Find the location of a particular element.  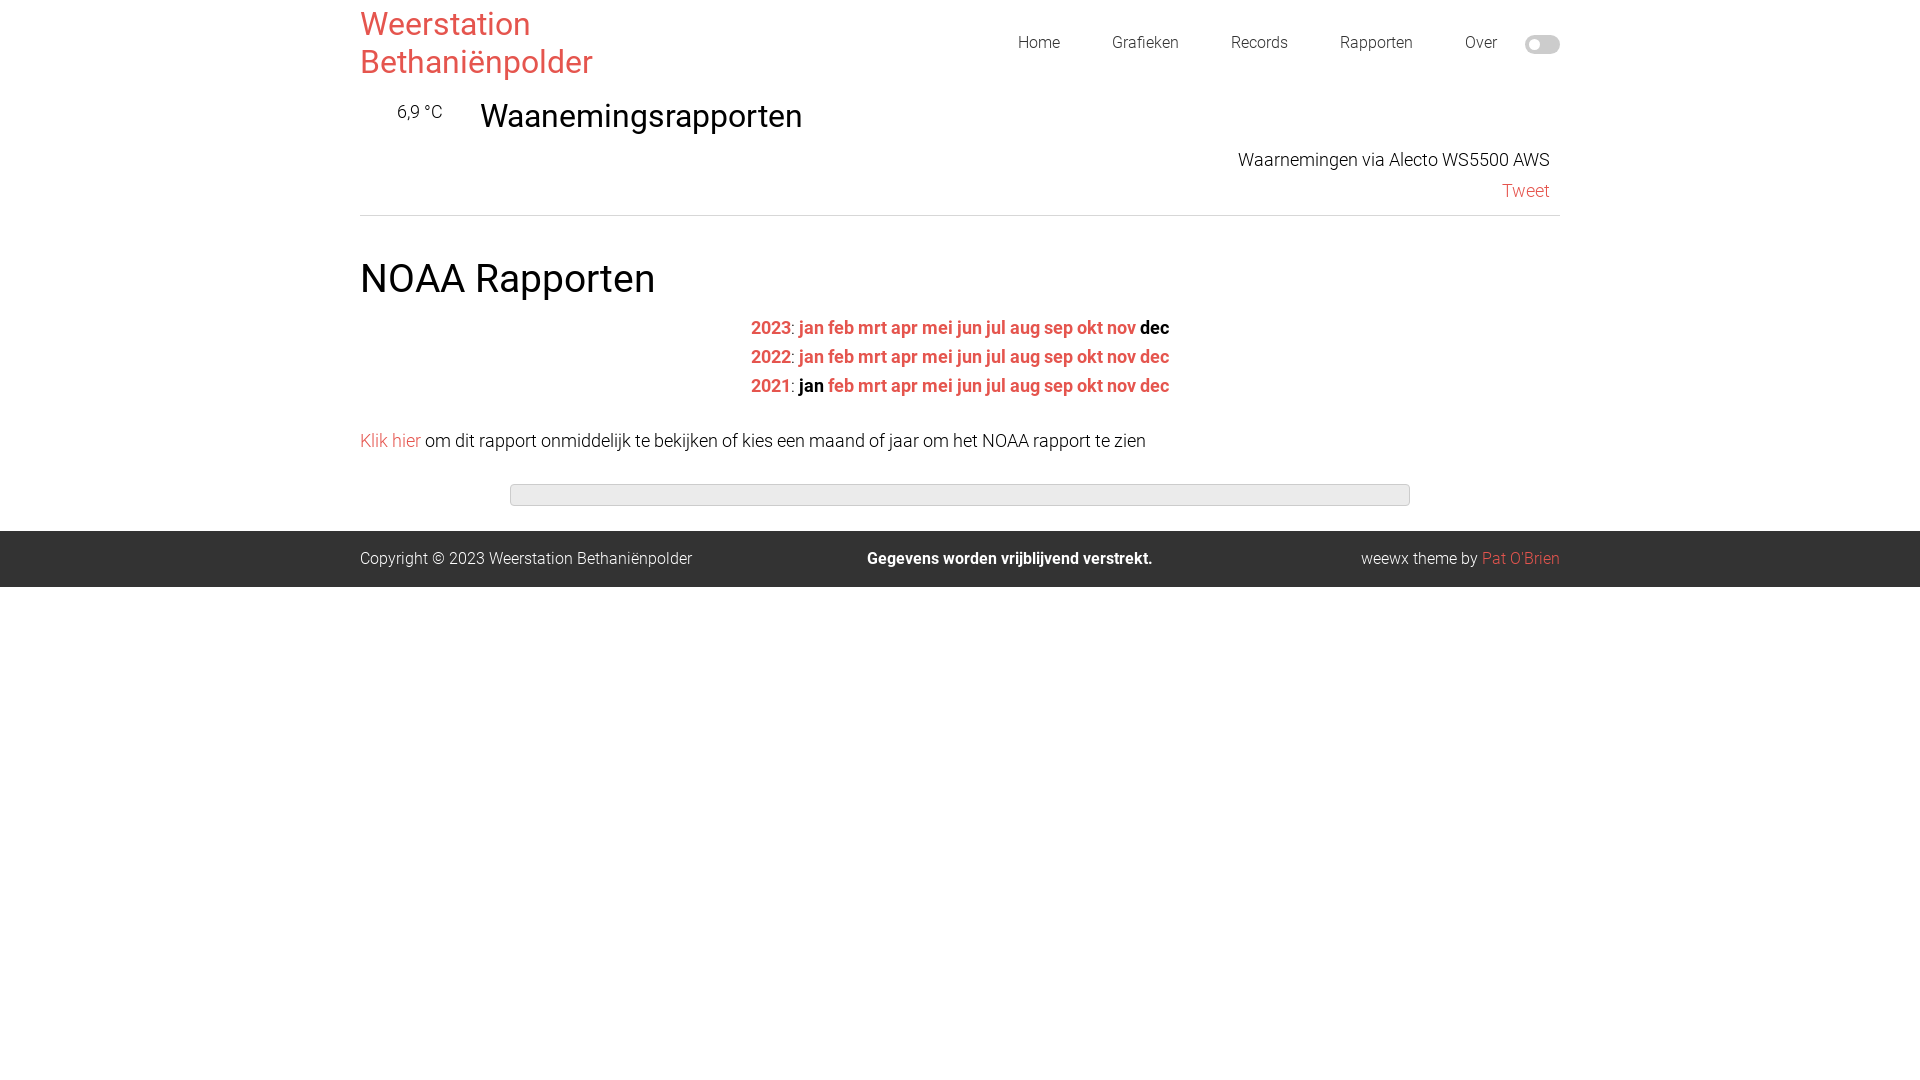

'Home' is located at coordinates (1038, 42).